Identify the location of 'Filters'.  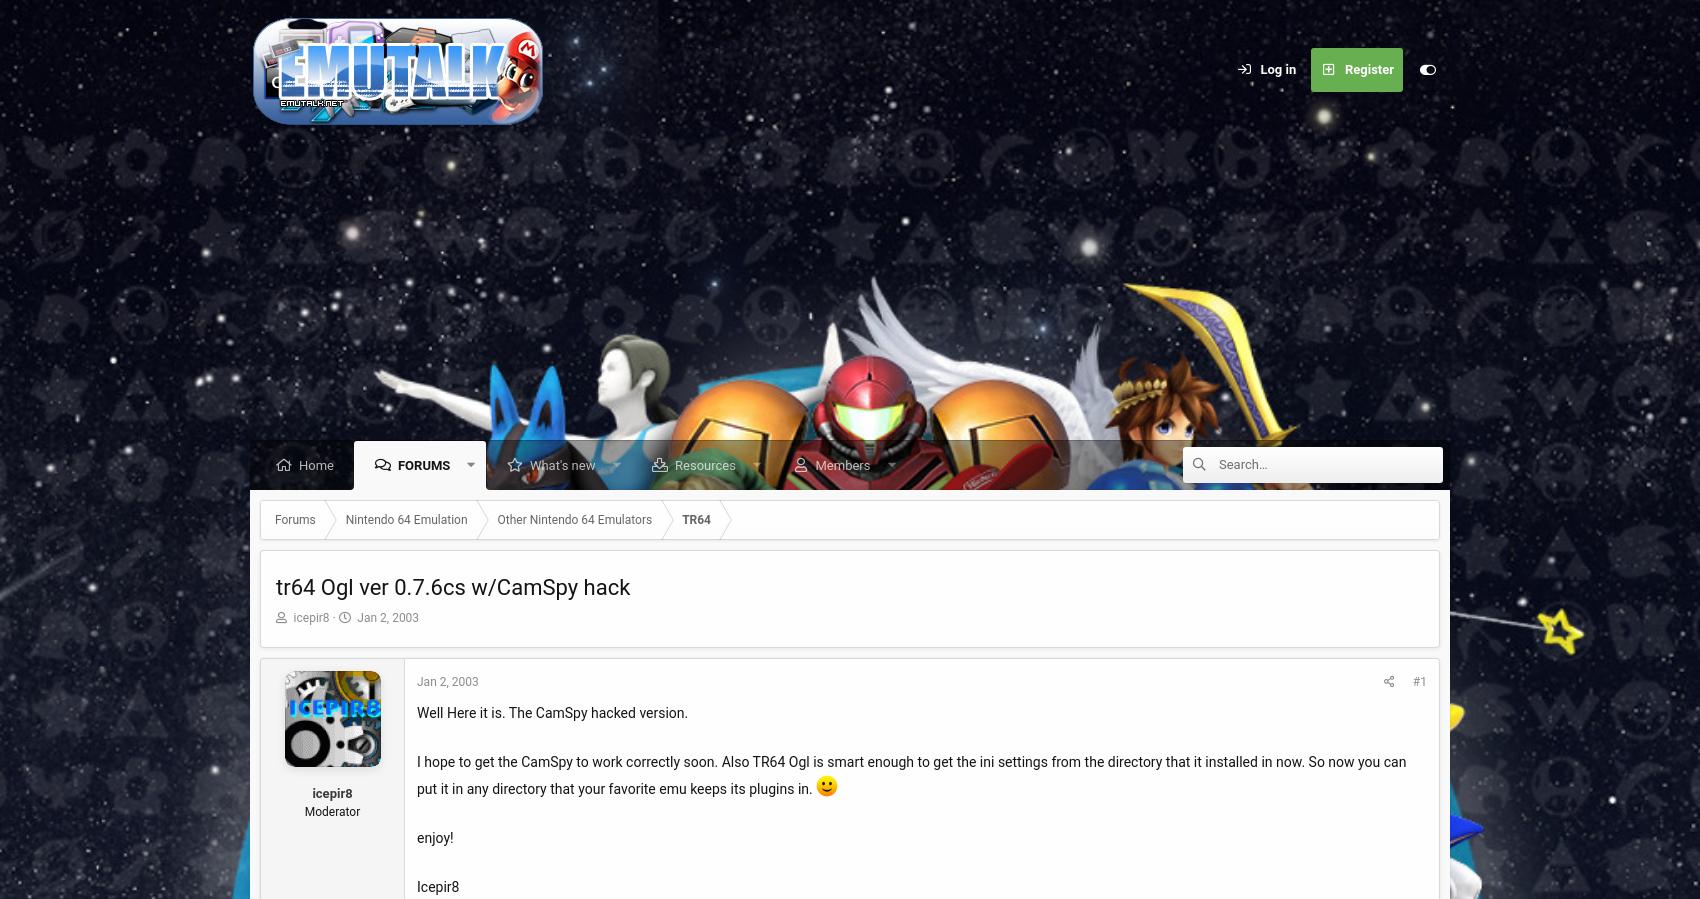
(1246, 656).